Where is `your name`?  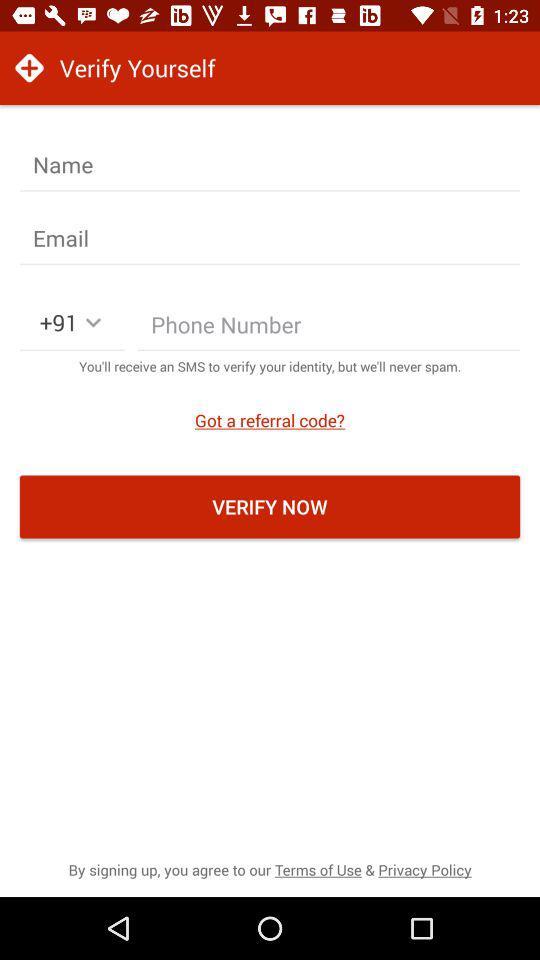 your name is located at coordinates (270, 164).